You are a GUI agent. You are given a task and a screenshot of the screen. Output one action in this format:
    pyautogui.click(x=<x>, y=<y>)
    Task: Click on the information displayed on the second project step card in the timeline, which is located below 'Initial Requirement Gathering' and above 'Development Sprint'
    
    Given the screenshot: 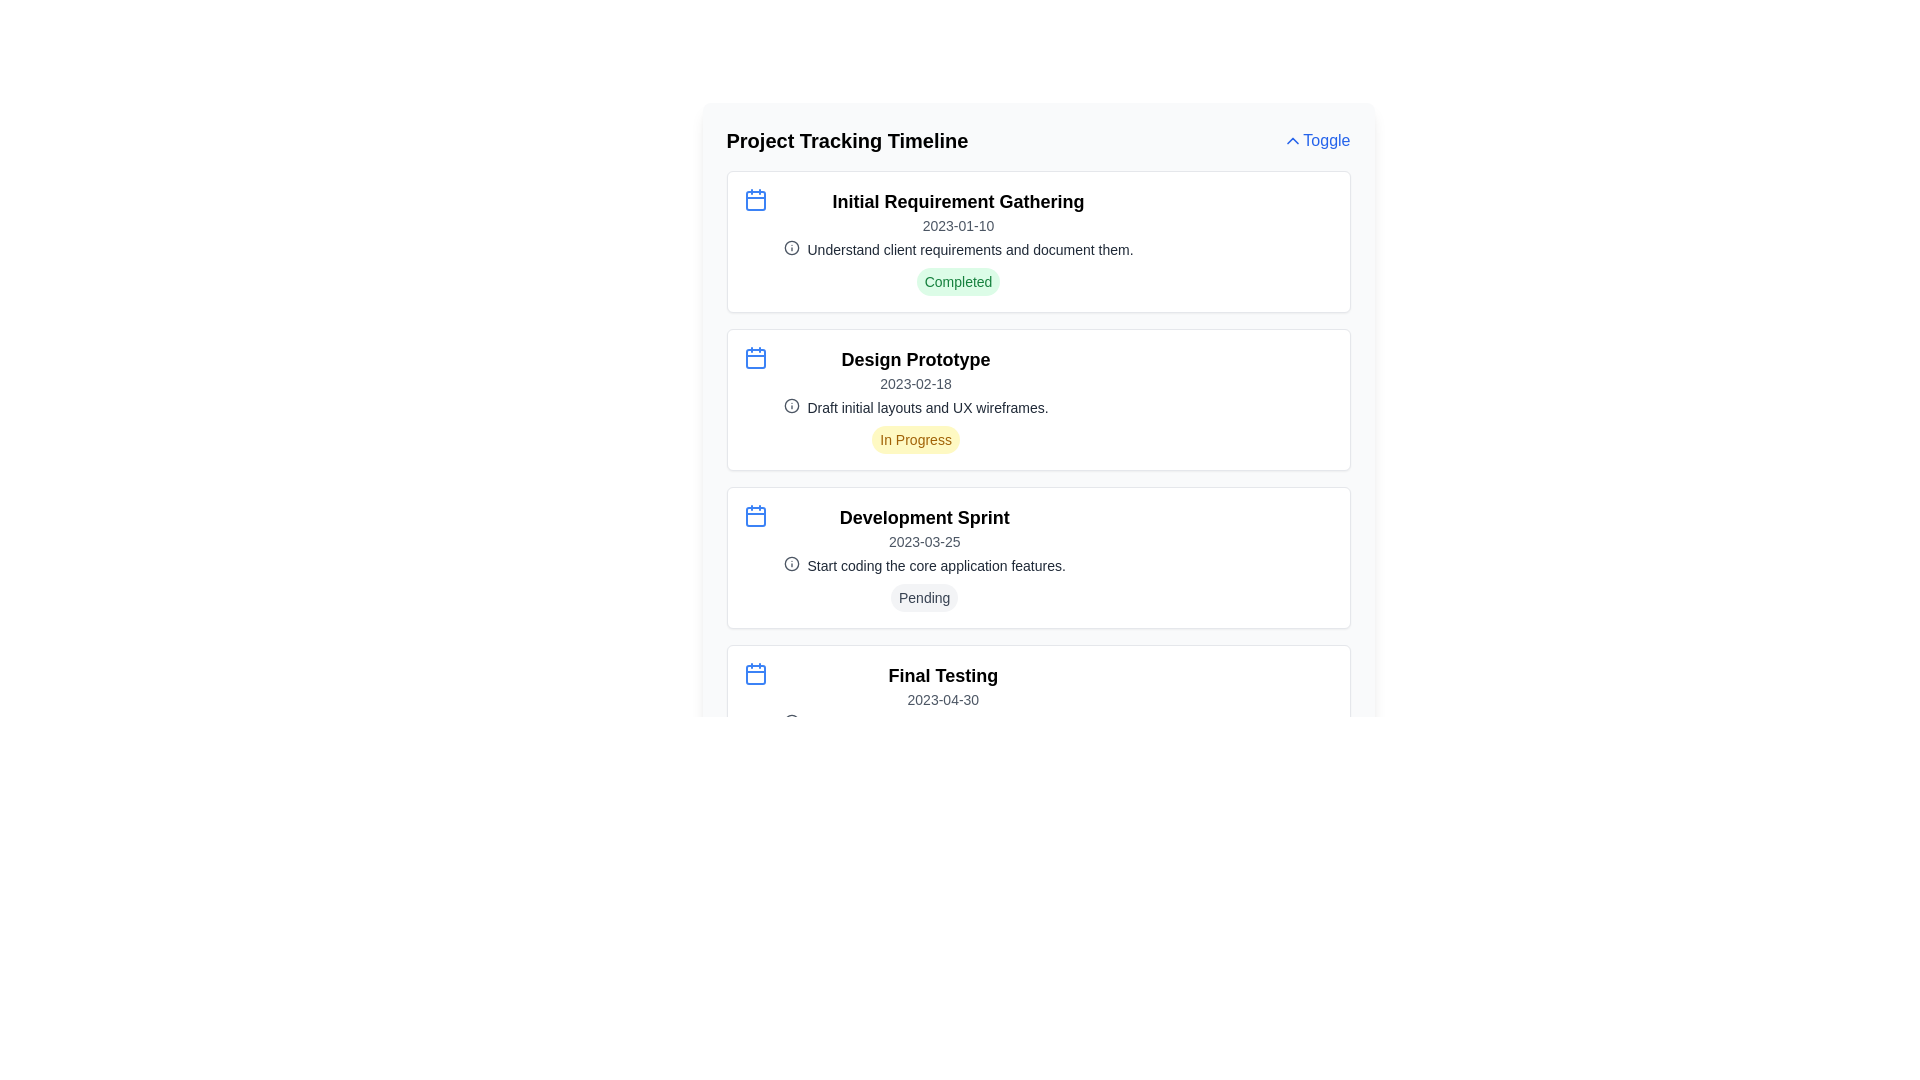 What is the action you would take?
    pyautogui.click(x=1038, y=400)
    